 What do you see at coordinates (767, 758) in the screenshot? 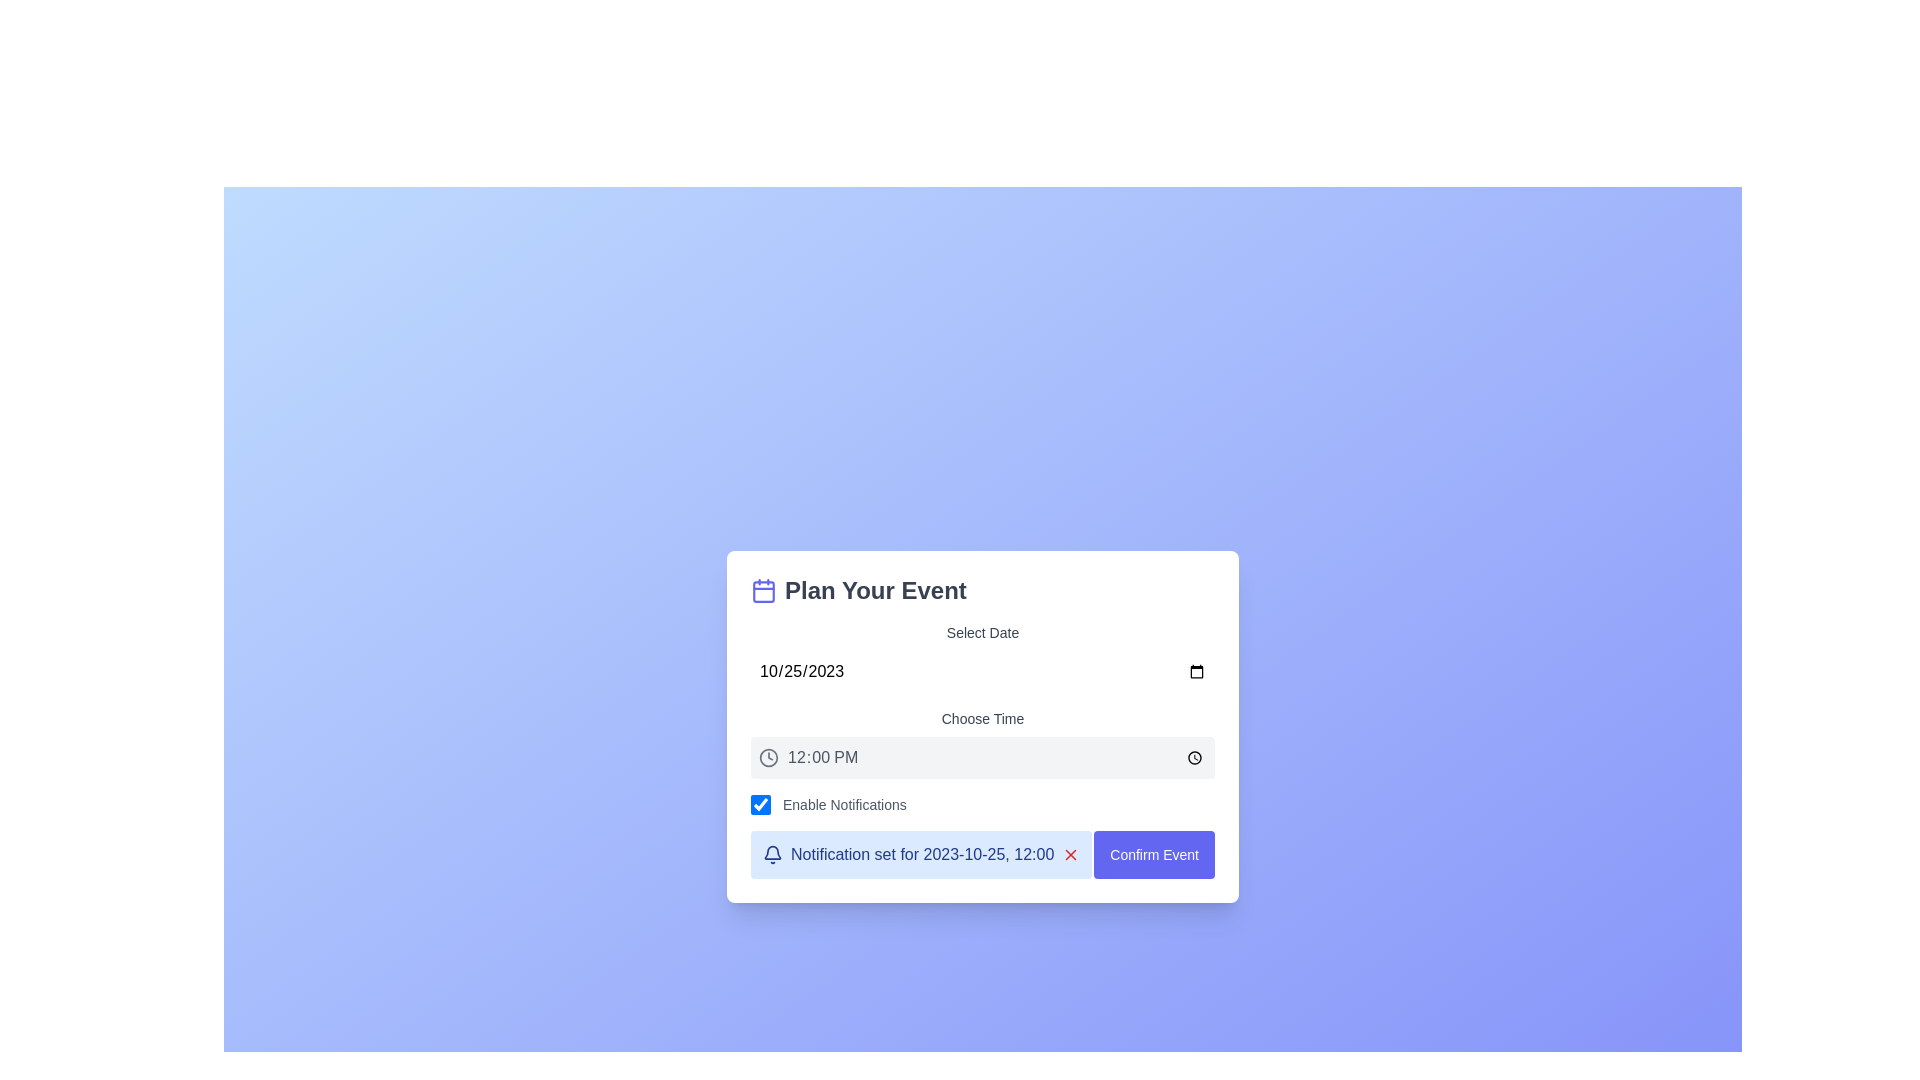
I see `the circular component located within the clock-like icon, which is in the lower-right section of the 'Plan Your Event' modal, near the '12:00 PM' time display` at bounding box center [767, 758].